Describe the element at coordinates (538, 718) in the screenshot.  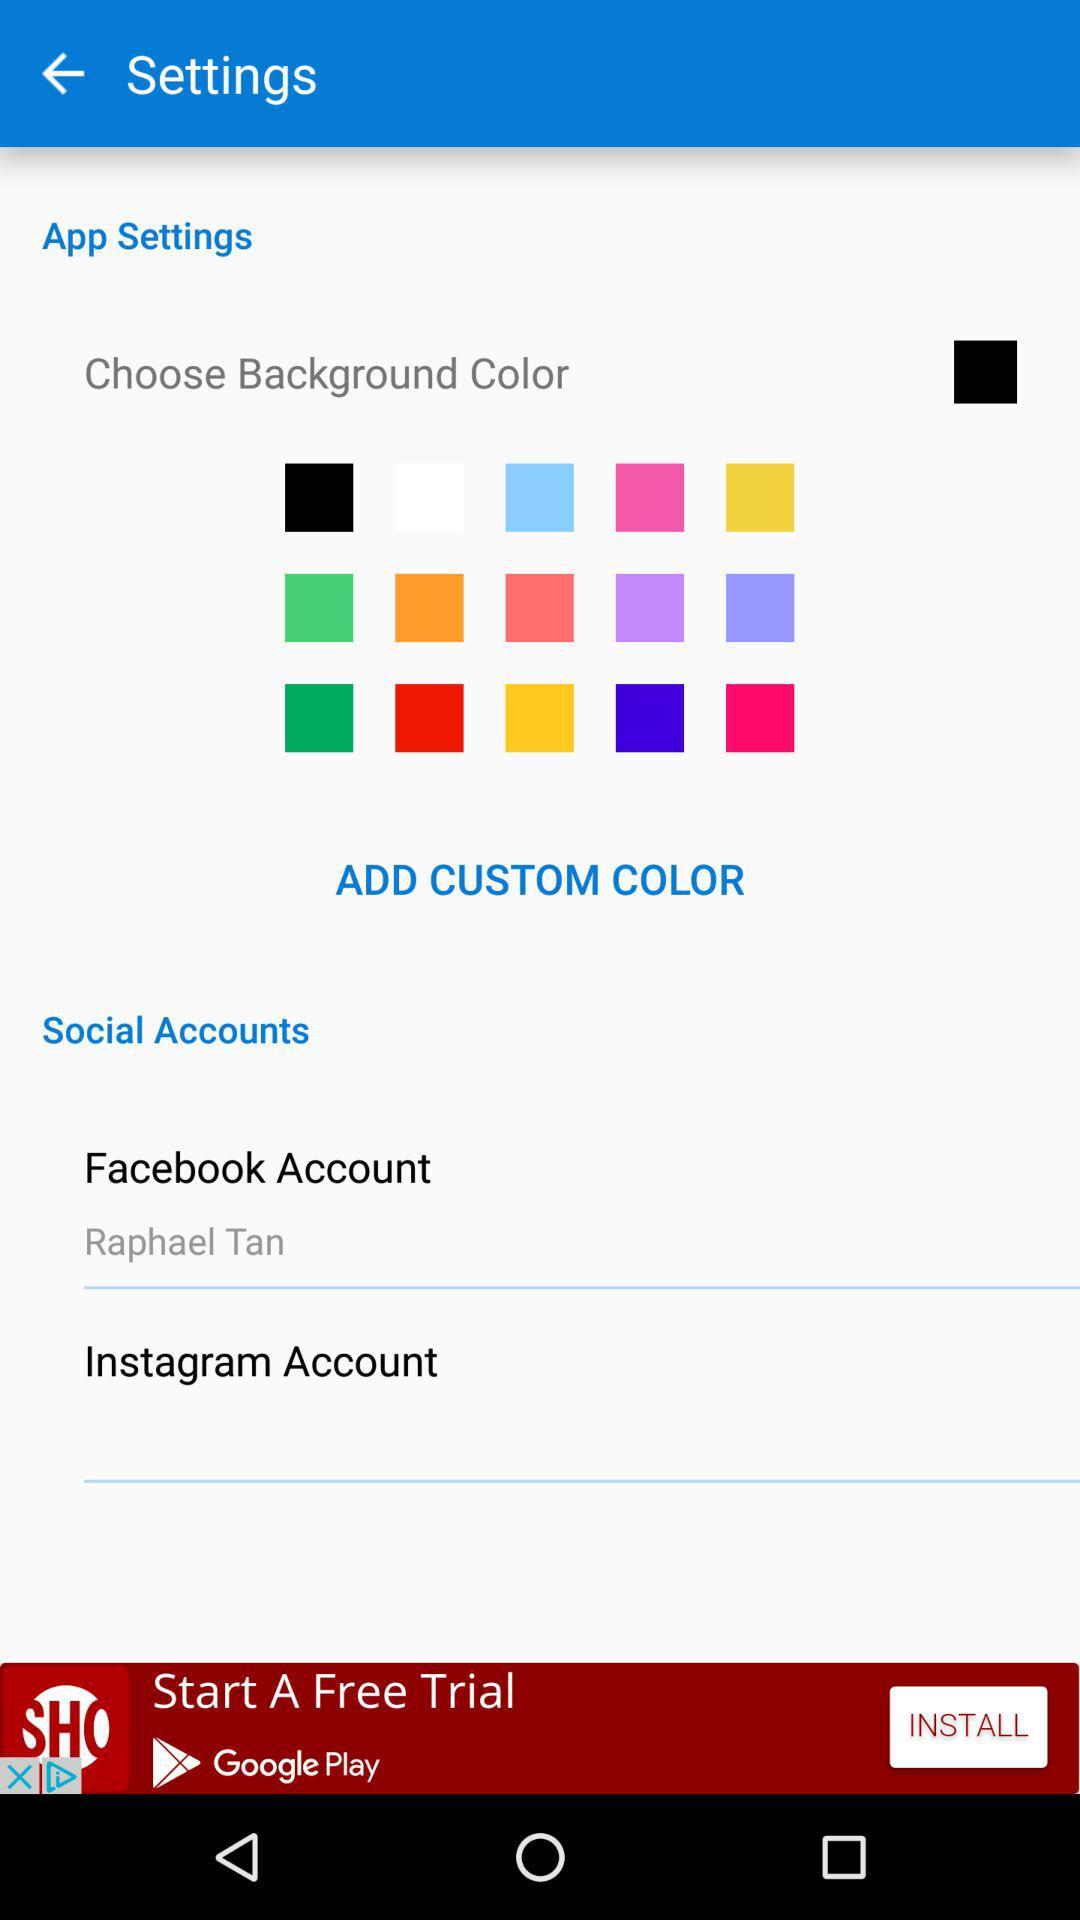
I see `choose orange color` at that location.